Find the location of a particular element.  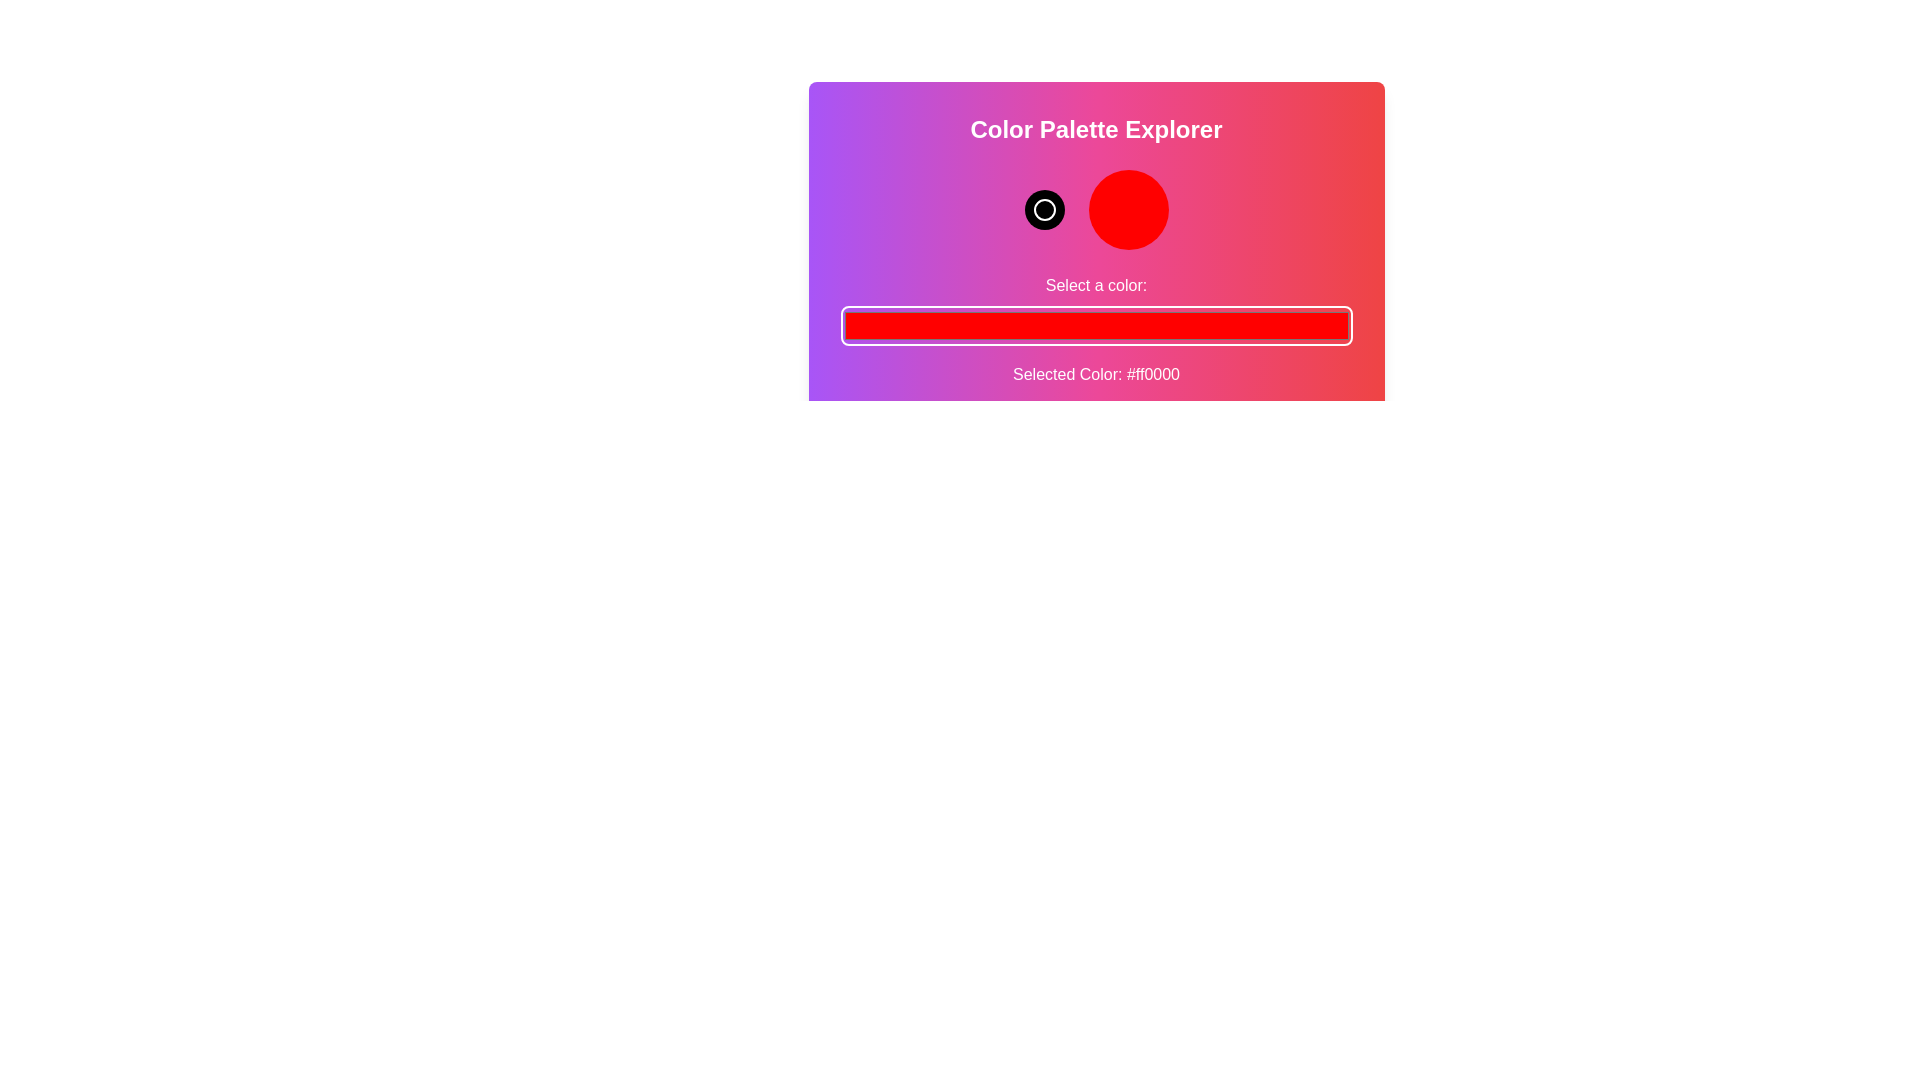

the color picker to a specific color value 6508716 is located at coordinates (1095, 325).